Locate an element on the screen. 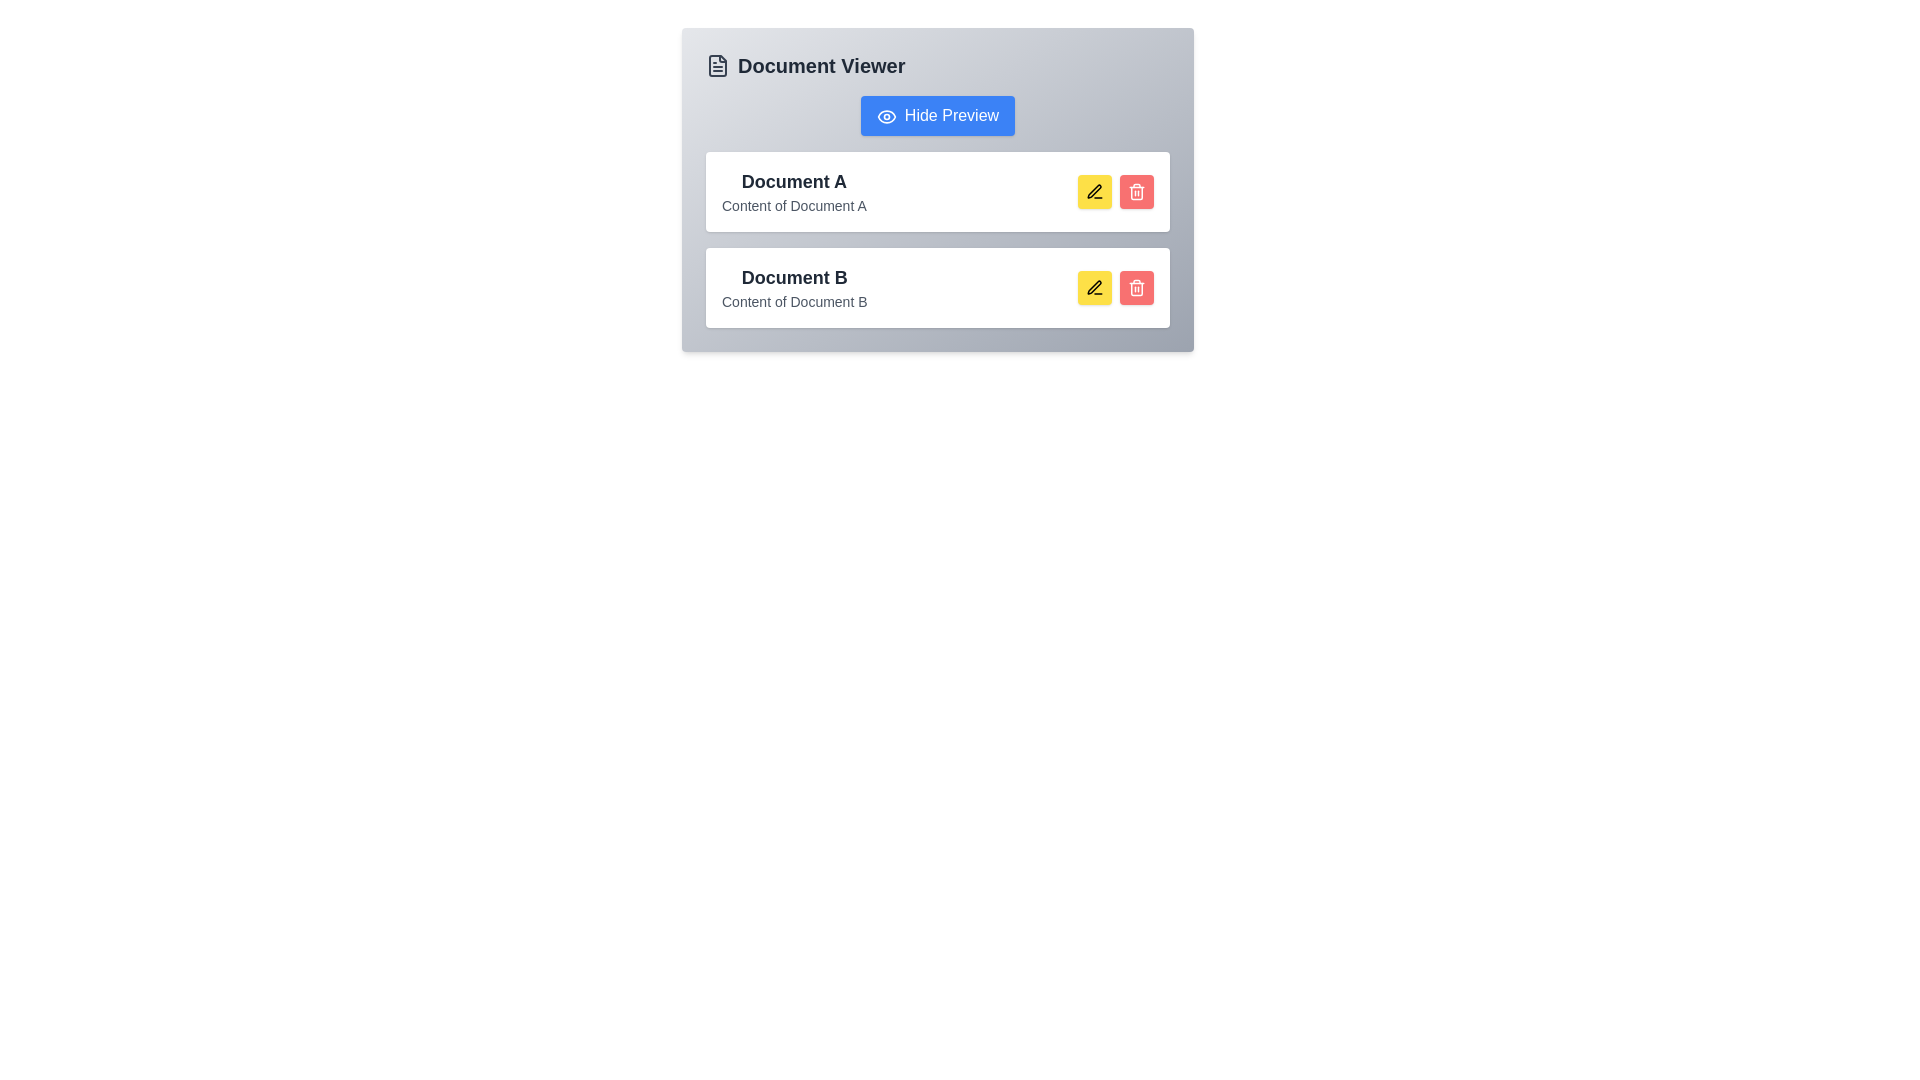 Image resolution: width=1920 pixels, height=1080 pixels. the document icon in the 'Document Viewer' section, which is a gray rectangular icon resembling a document with lines of text, located at the top-left corner before the title 'Document Viewer' is located at coordinates (718, 64).